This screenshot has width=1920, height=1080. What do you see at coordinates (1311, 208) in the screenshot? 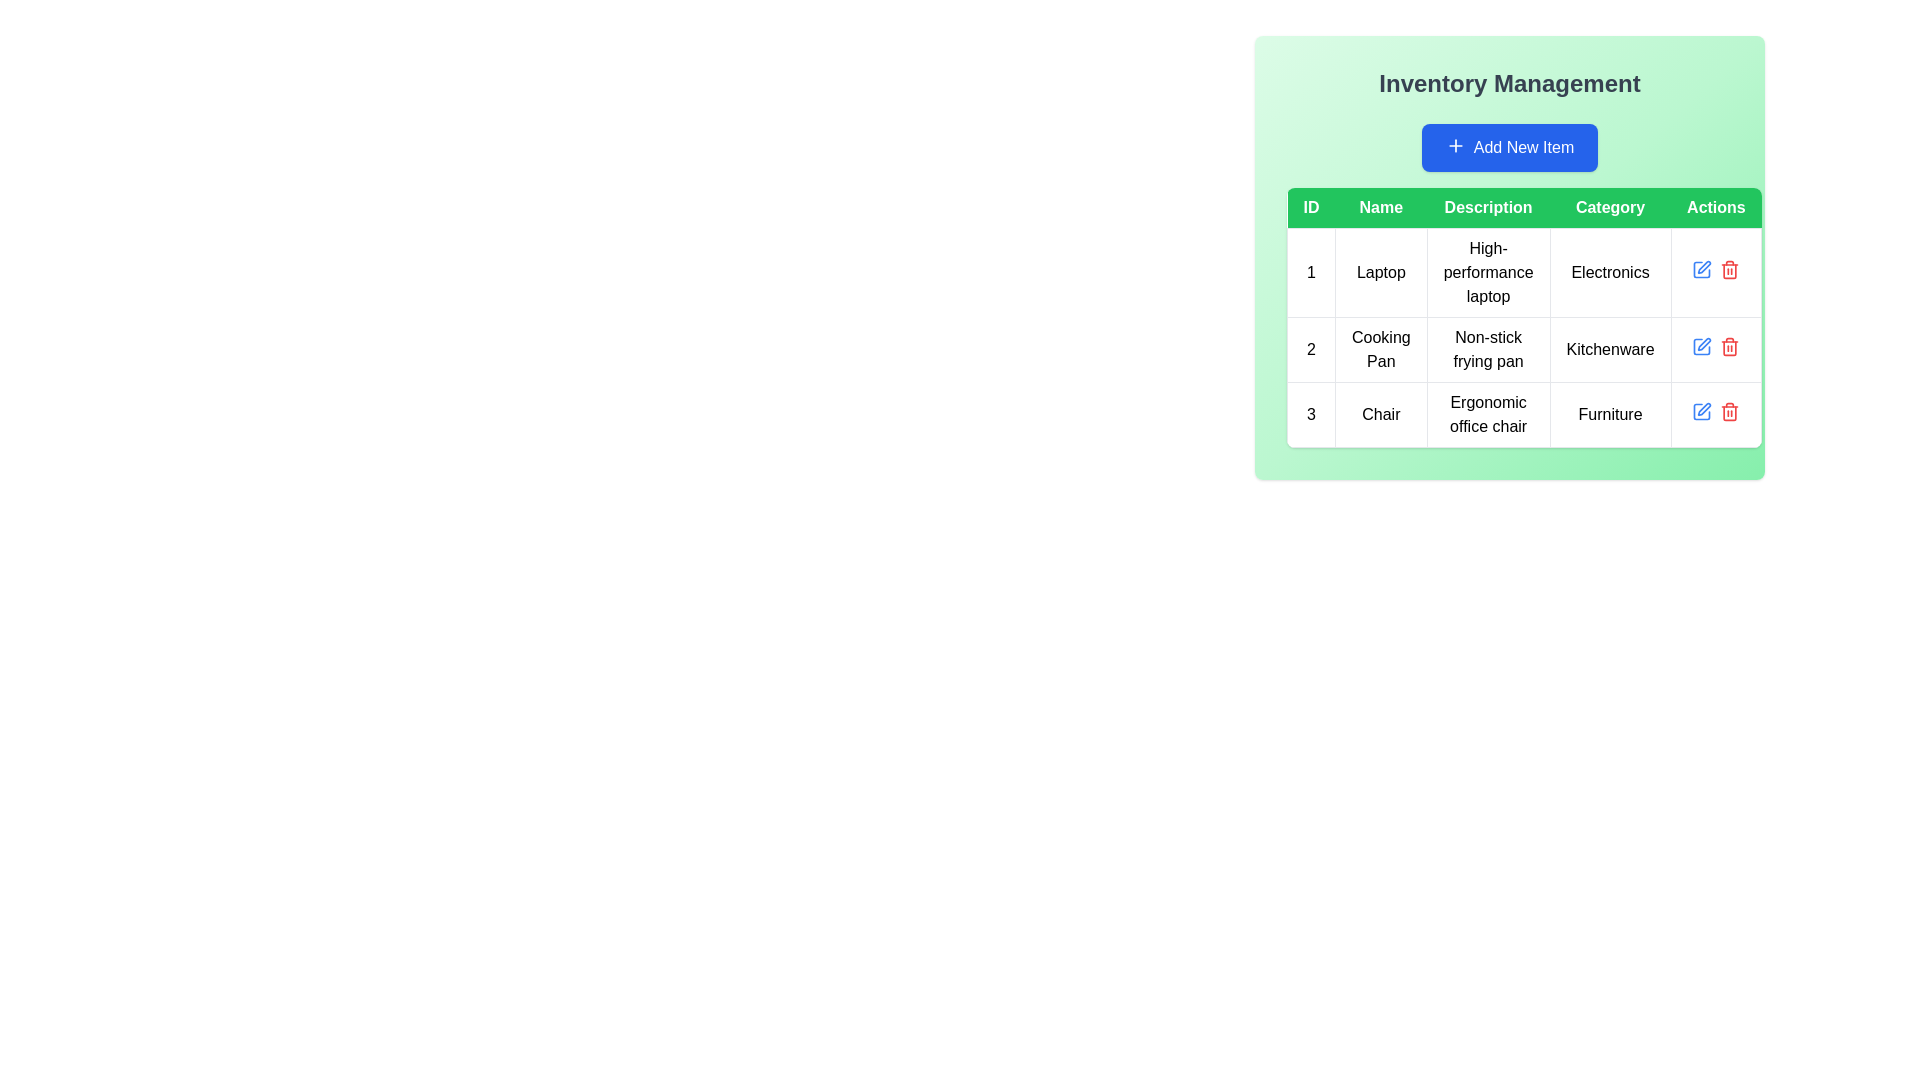
I see `the text label reading 'ID', which is located in the top-left corner of the table header with a green background and white center-aligned text` at bounding box center [1311, 208].